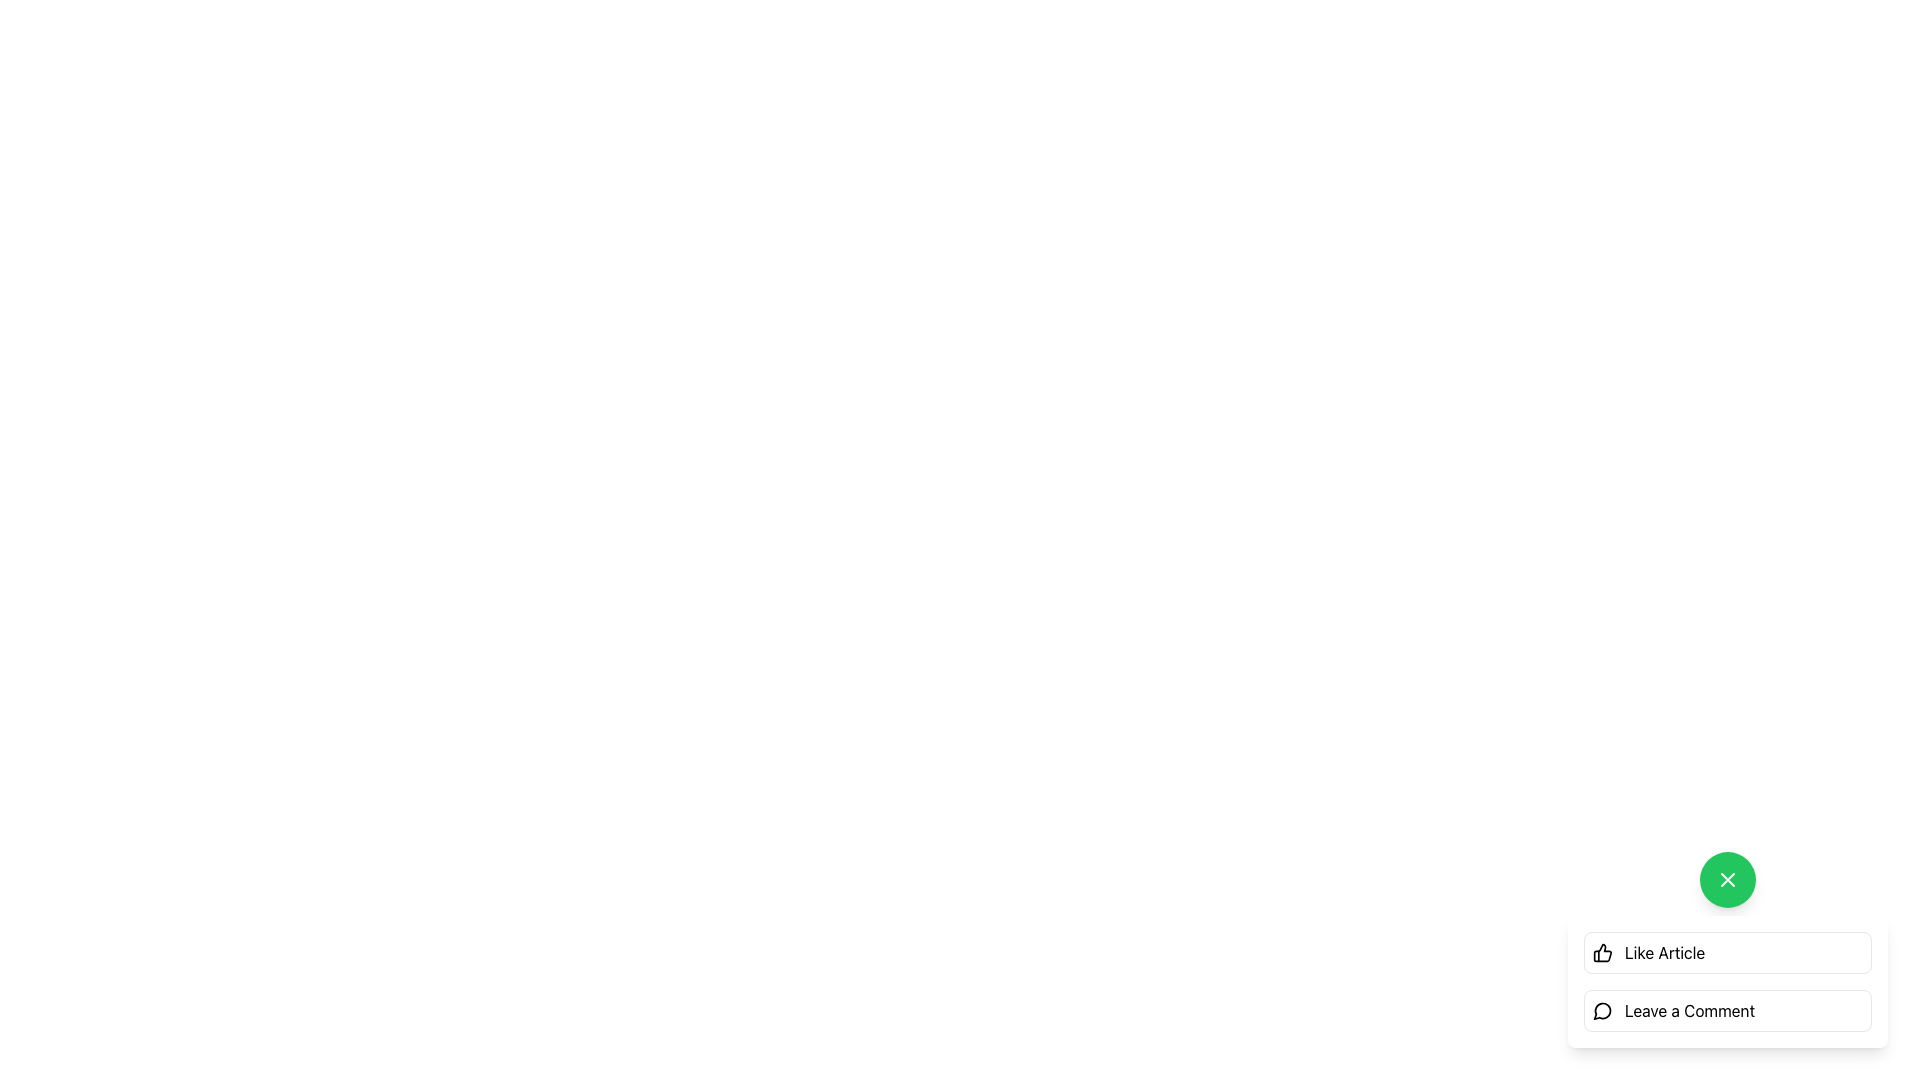 Image resolution: width=1920 pixels, height=1080 pixels. I want to click on the green circular icon button with an 'X' icon, located near the bottom right corner of the interface, so click(1727, 878).